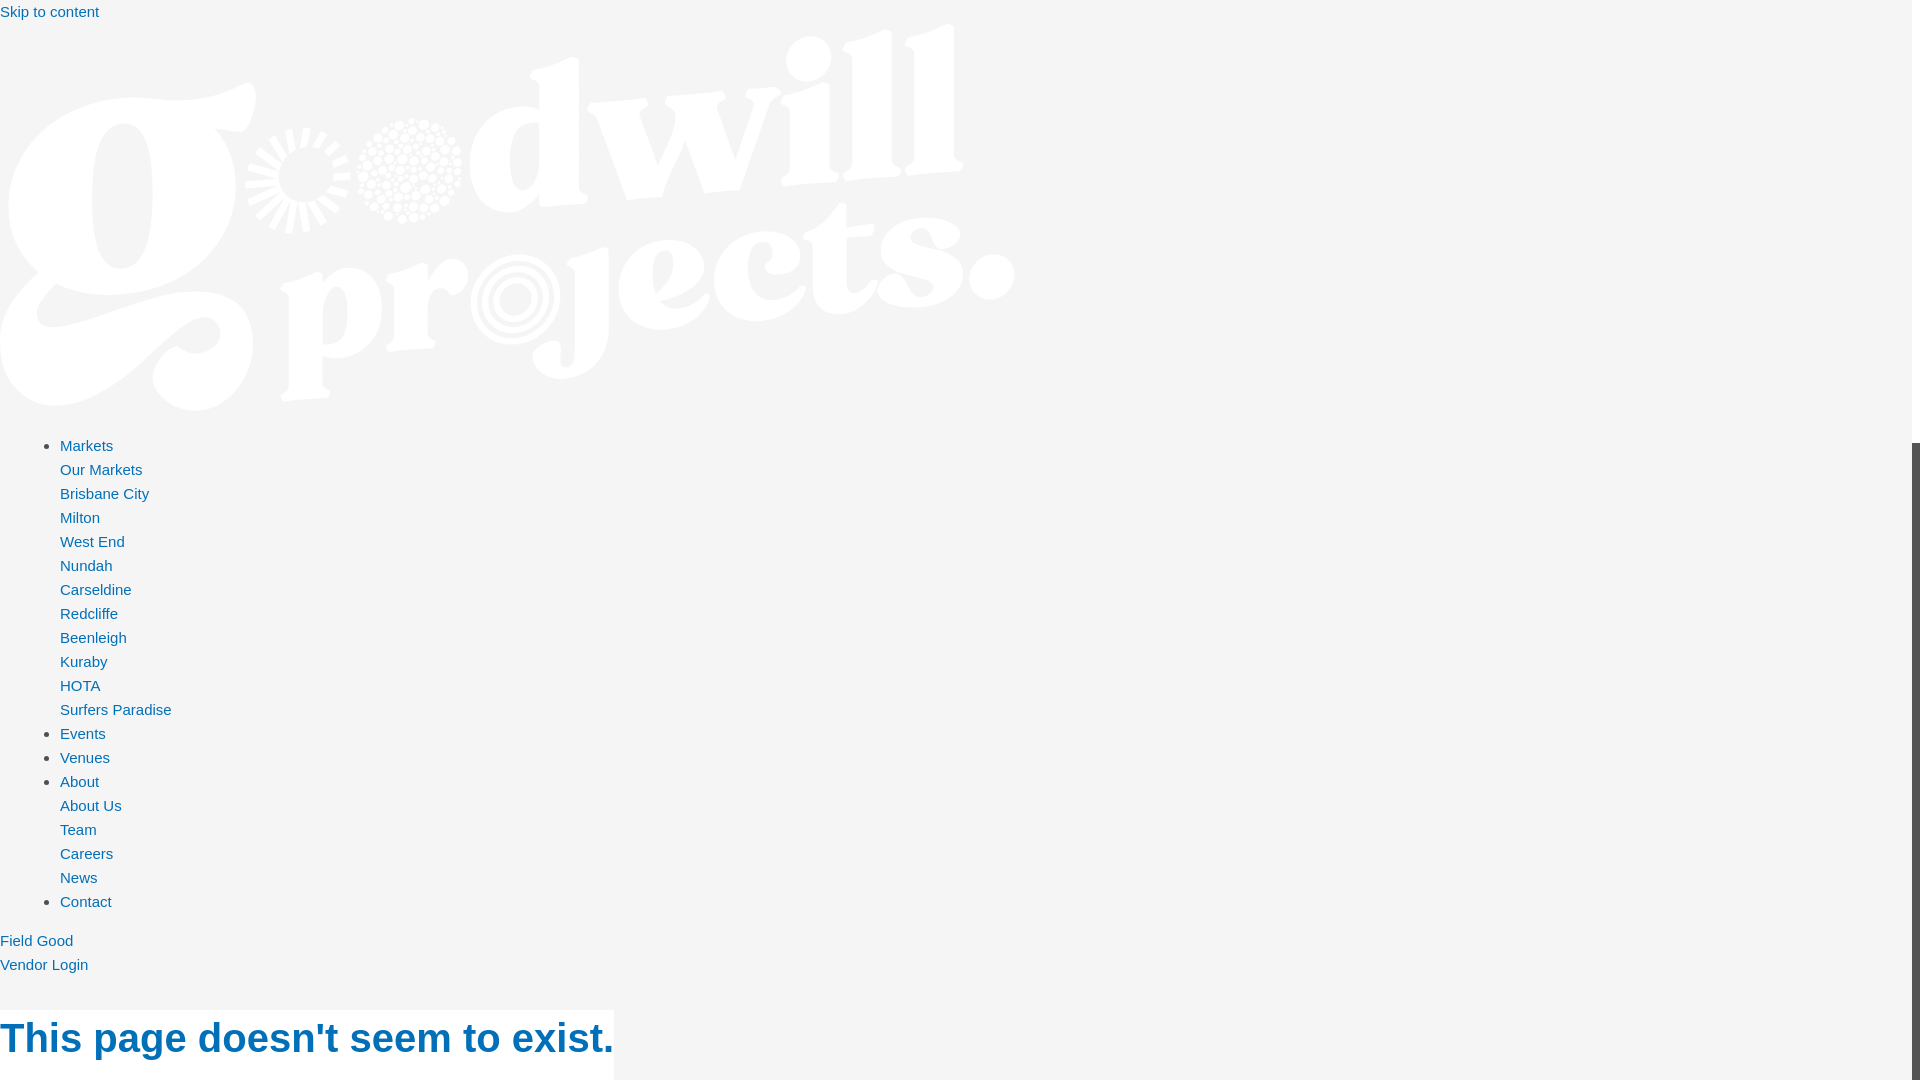 The image size is (1920, 1080). Describe the element at coordinates (59, 829) in the screenshot. I see `'Team'` at that location.